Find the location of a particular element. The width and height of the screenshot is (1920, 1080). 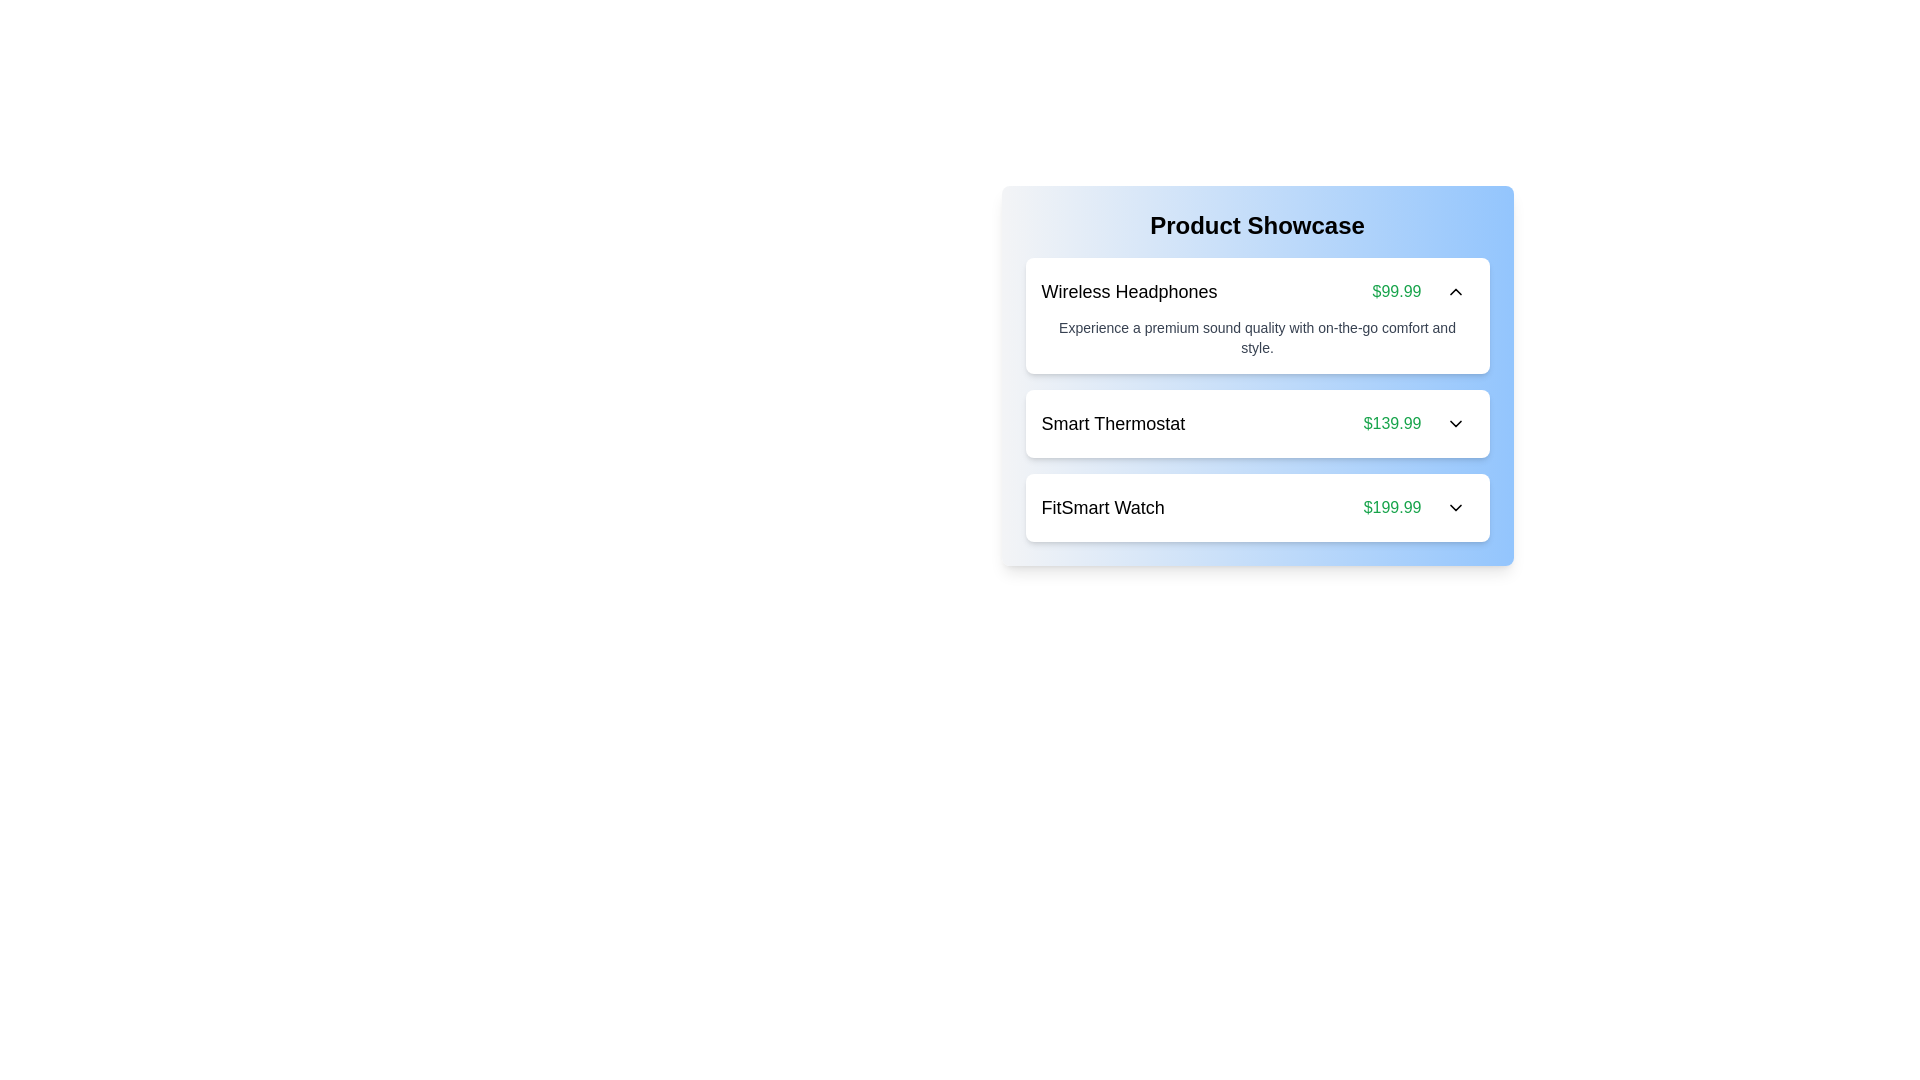

the price of the product Smart Thermostat is located at coordinates (1391, 423).